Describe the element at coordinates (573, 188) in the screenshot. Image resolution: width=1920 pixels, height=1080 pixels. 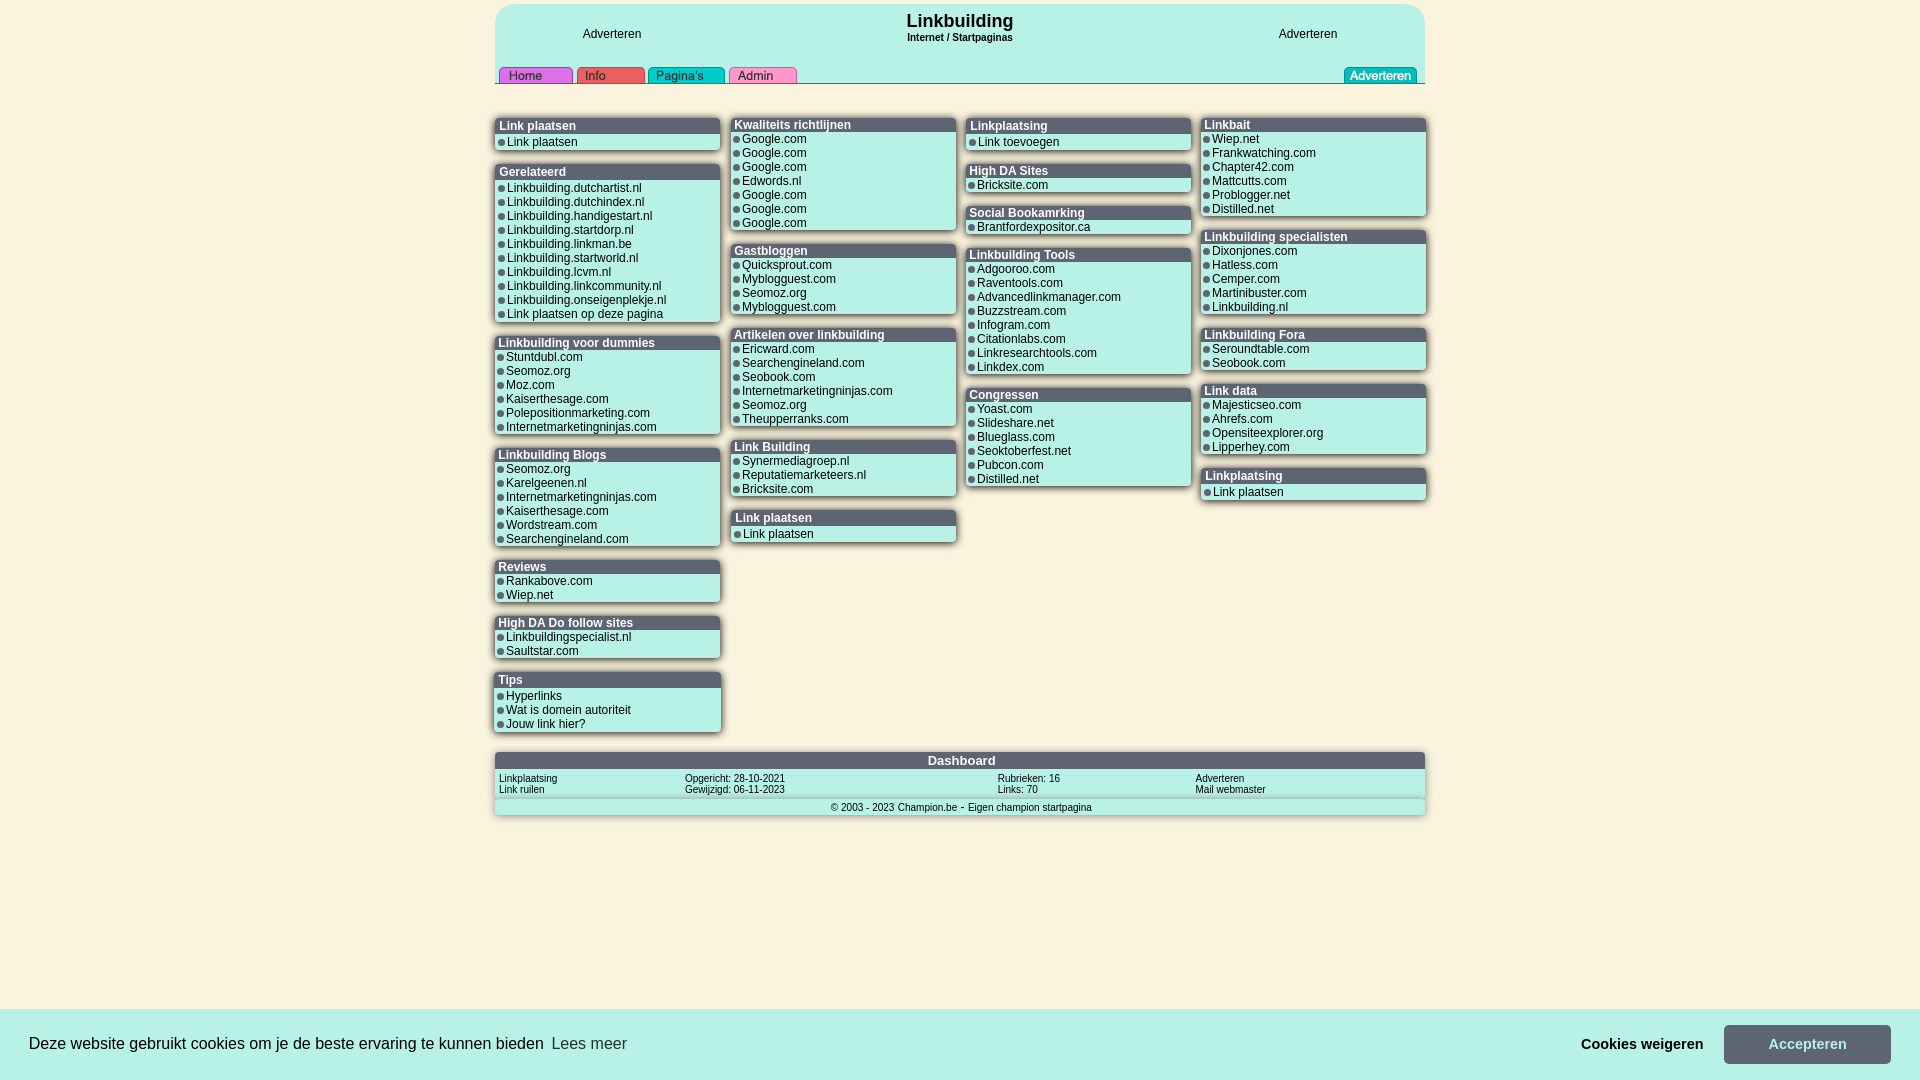
I see `'Linkbuilding.dutchartist.nl'` at that location.